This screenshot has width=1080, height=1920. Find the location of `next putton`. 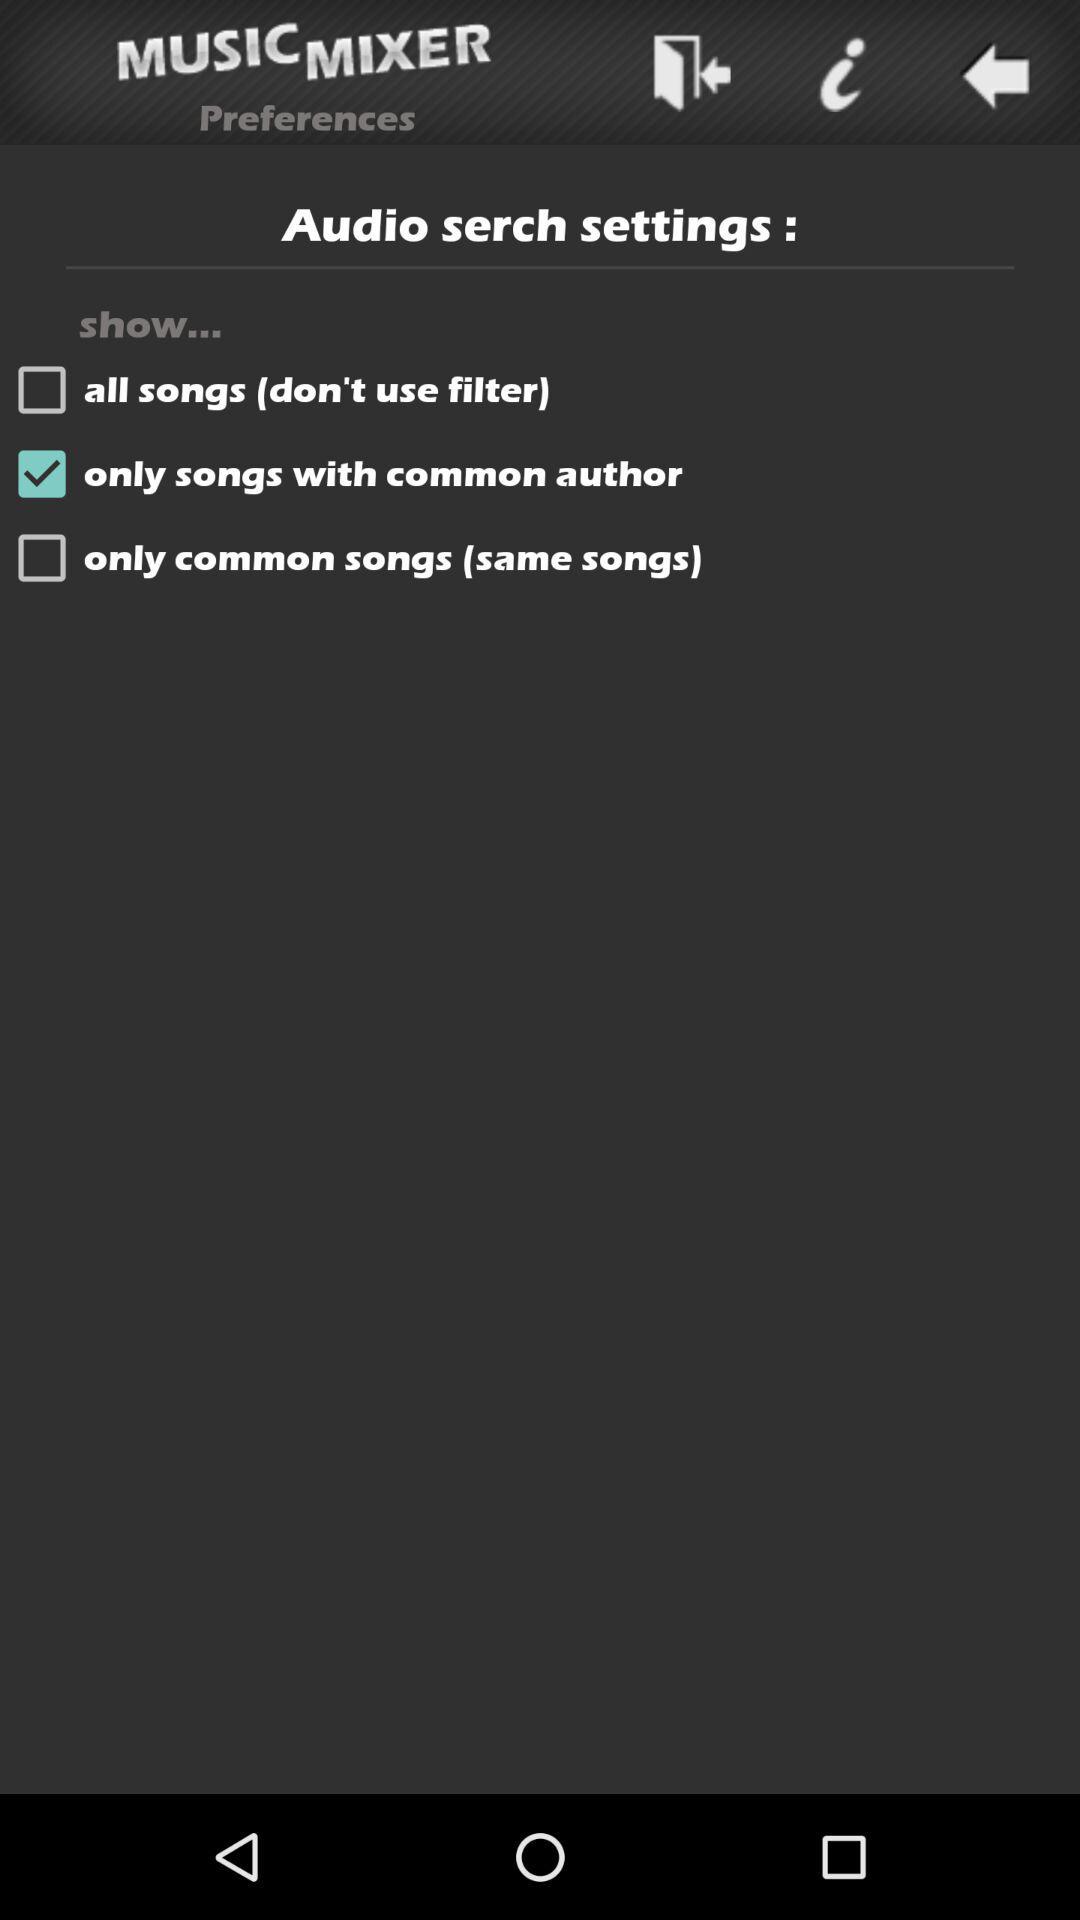

next putton is located at coordinates (690, 72).